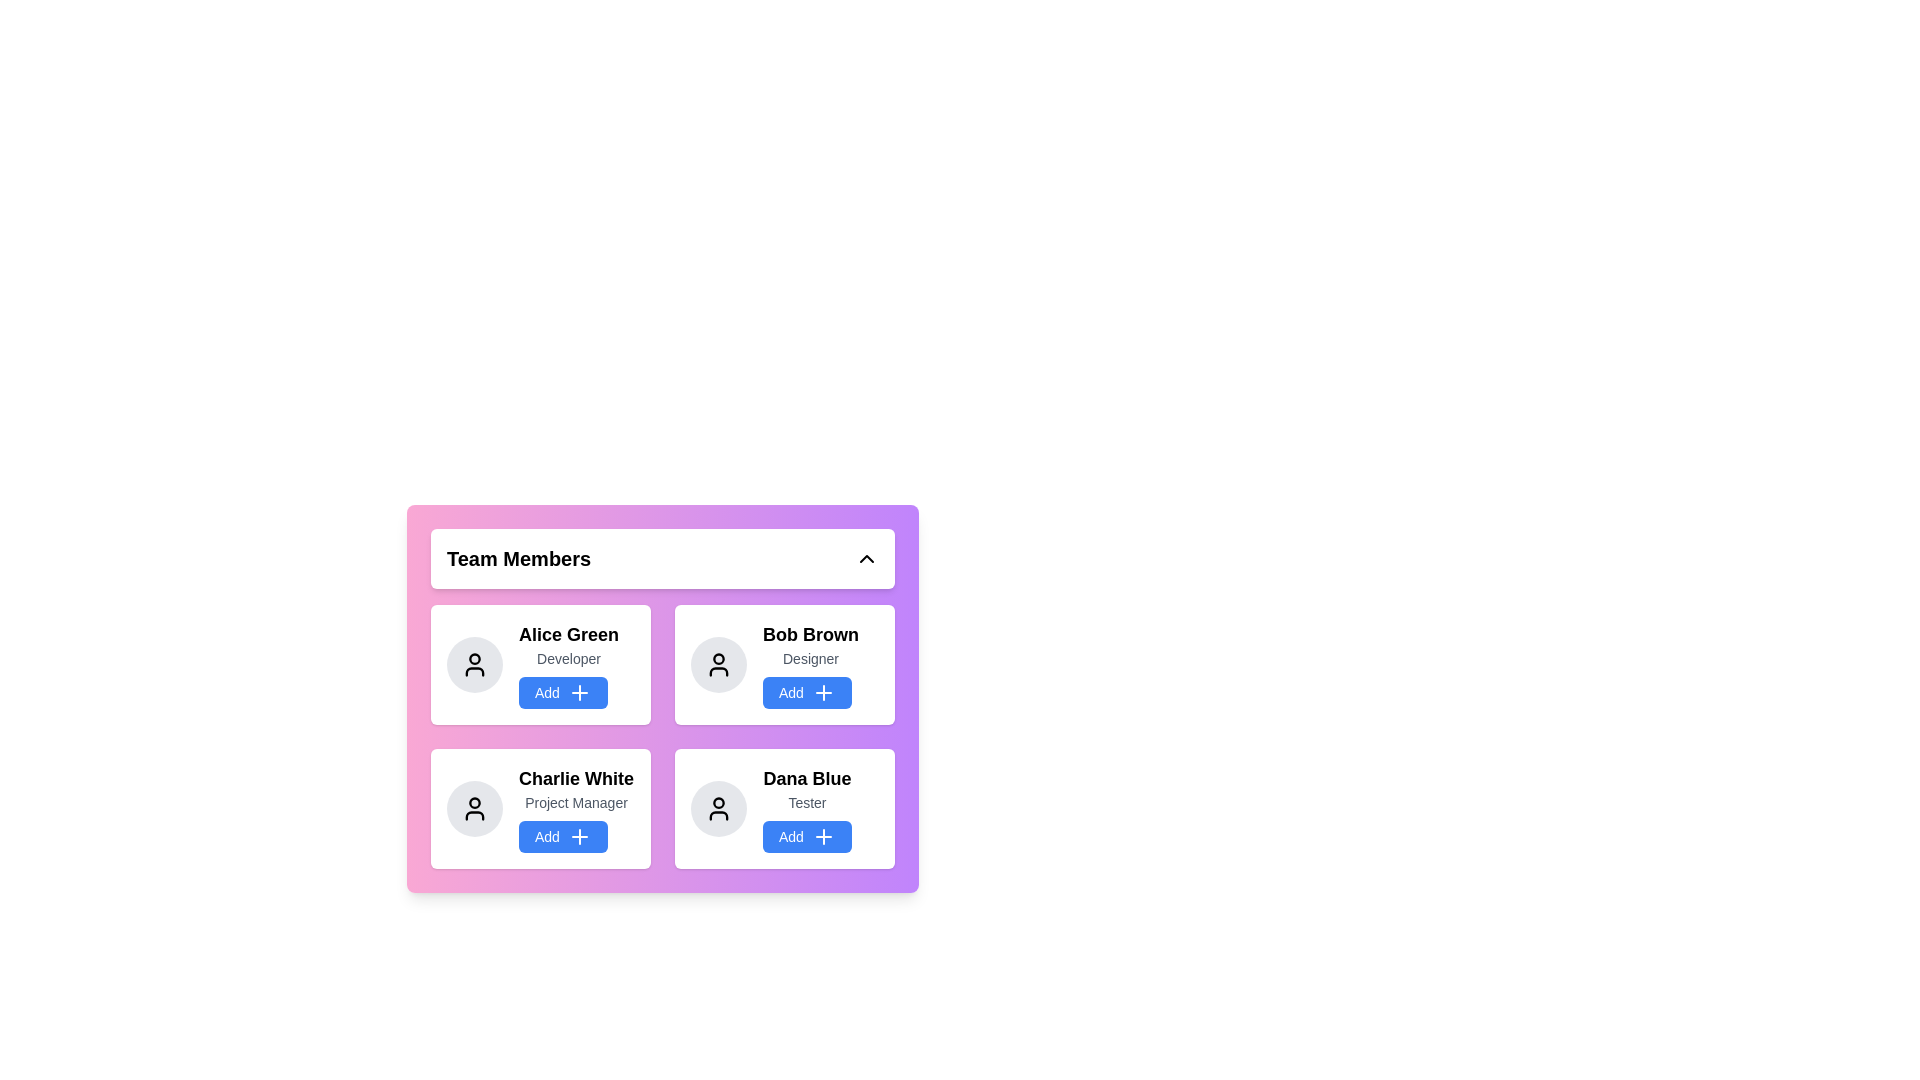  I want to click on the text label that reads 'Designer', which is styled in a smaller gray font and positioned directly below the 'Bob Brown' name label in the 'Team Members' section, so click(811, 659).